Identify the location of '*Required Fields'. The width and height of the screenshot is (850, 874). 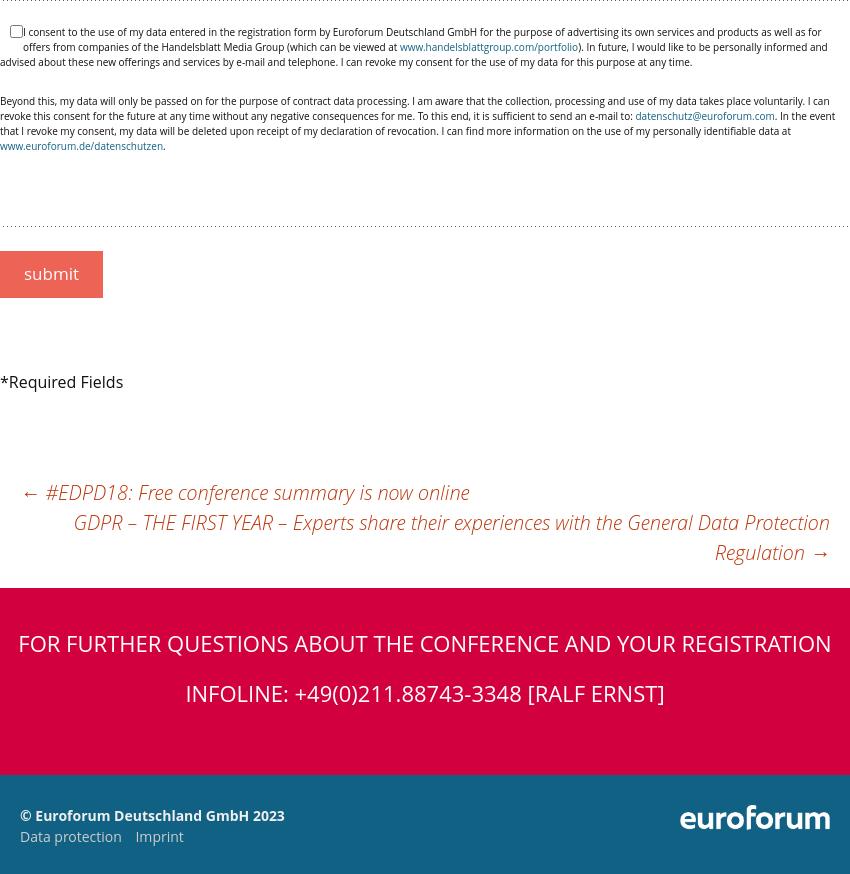
(0, 382).